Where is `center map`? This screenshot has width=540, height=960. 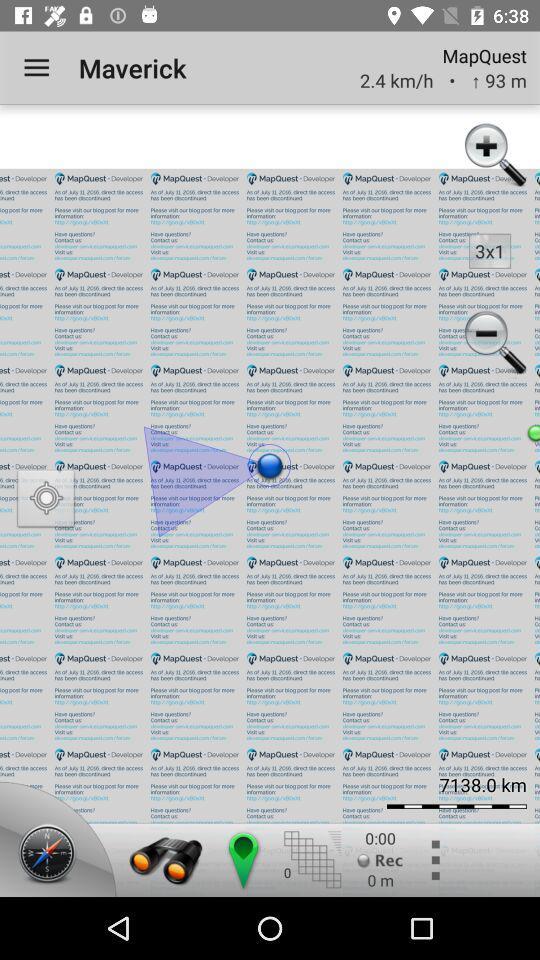 center map is located at coordinates (242, 859).